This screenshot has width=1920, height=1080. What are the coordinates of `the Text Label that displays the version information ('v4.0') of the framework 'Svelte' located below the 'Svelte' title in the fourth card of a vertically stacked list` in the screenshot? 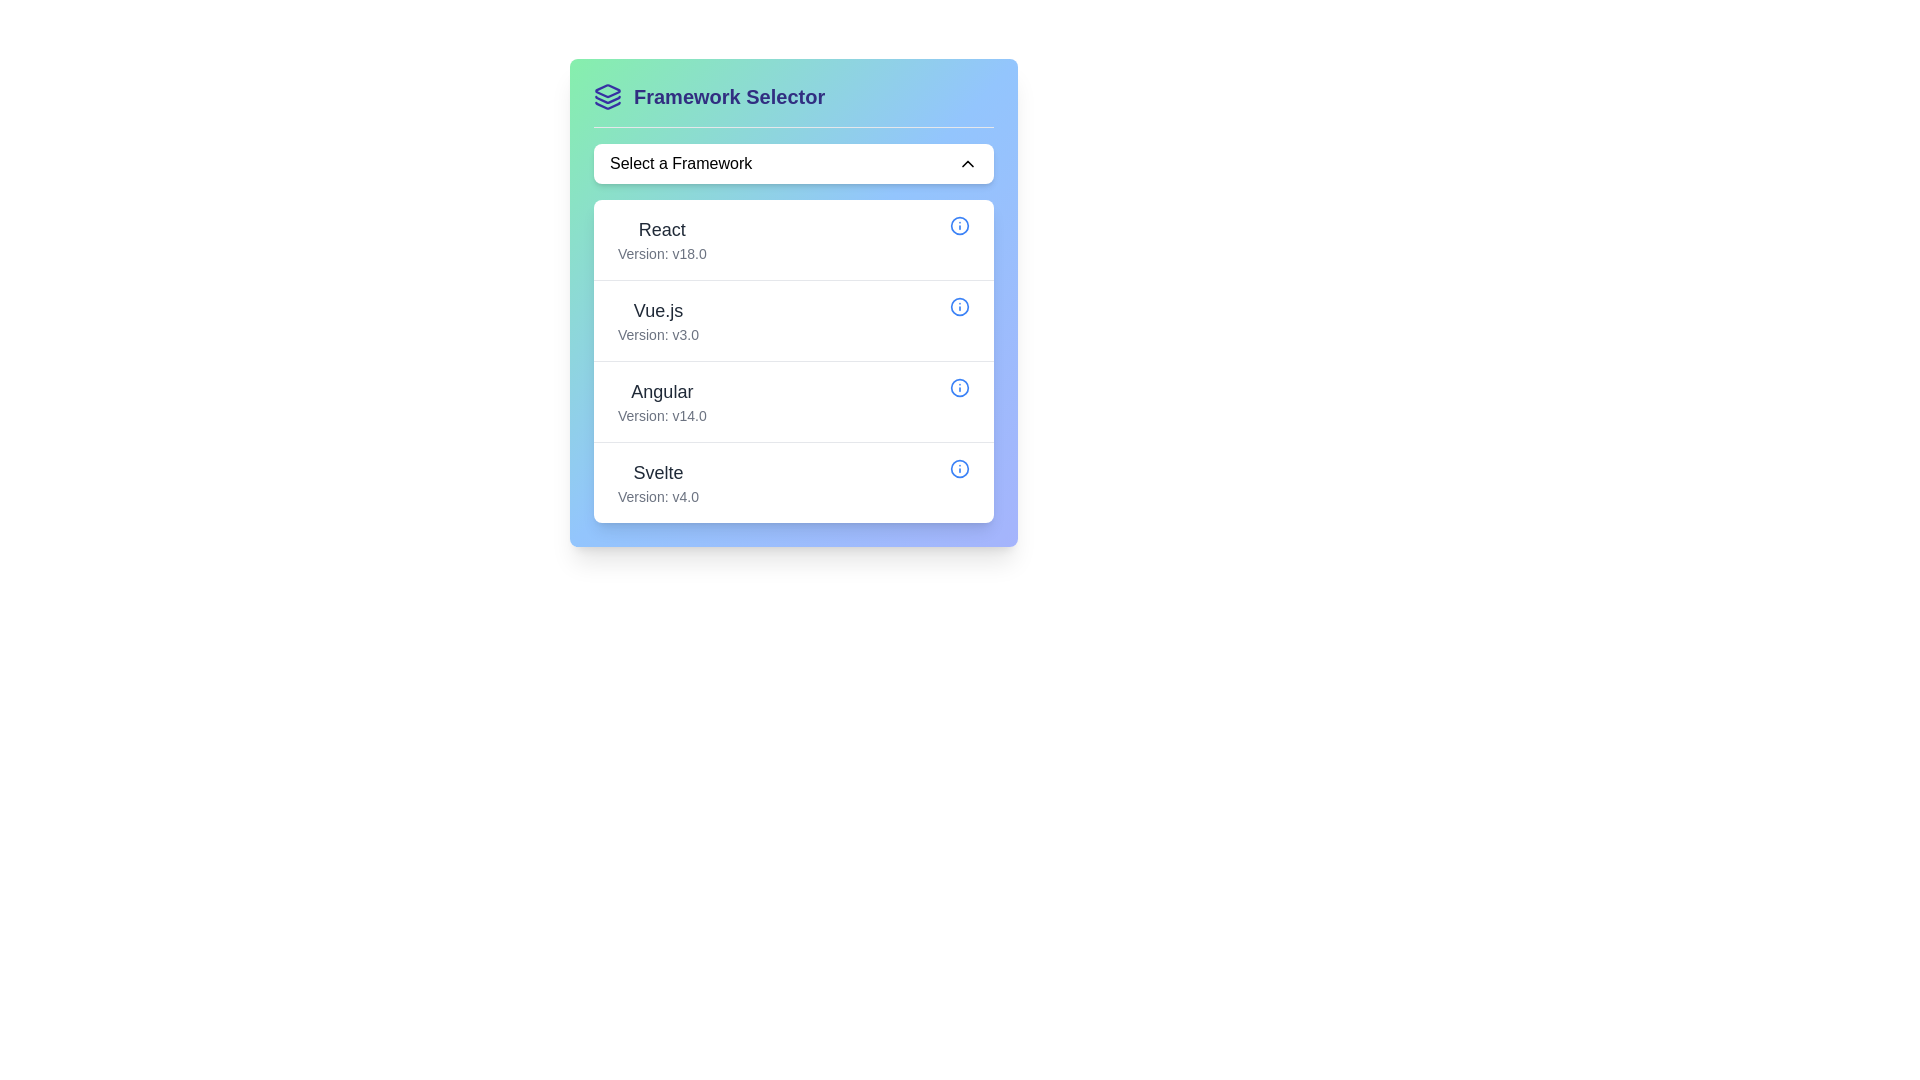 It's located at (658, 496).